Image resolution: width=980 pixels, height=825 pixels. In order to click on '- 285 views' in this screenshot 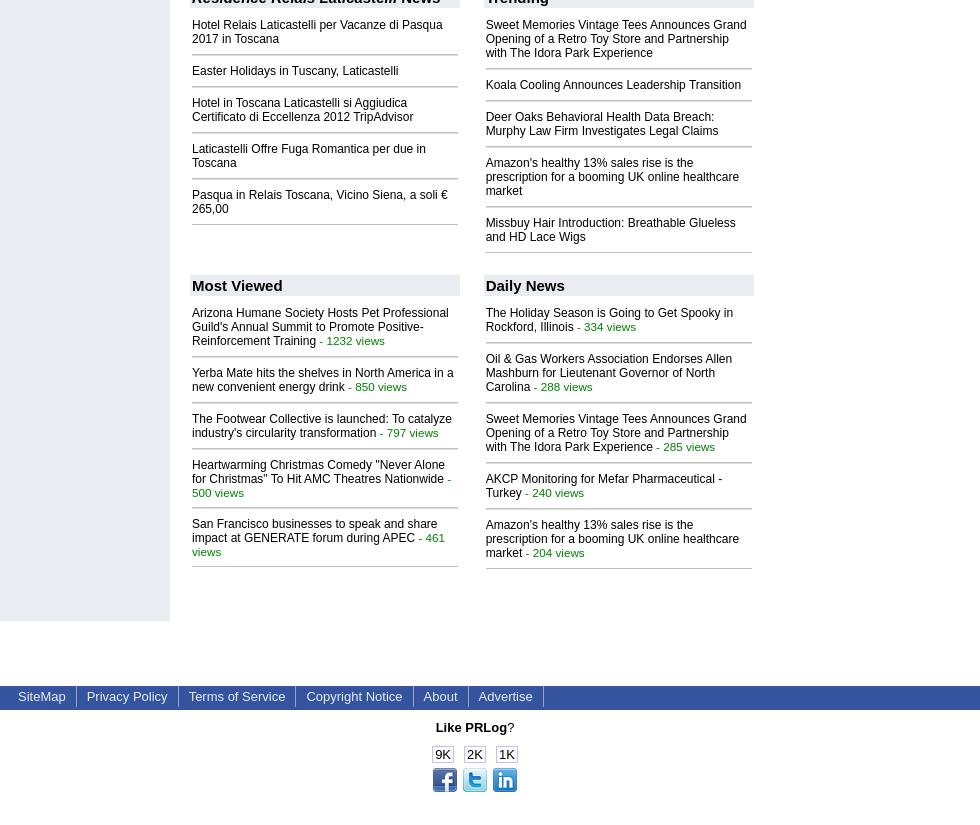, I will do `click(651, 445)`.